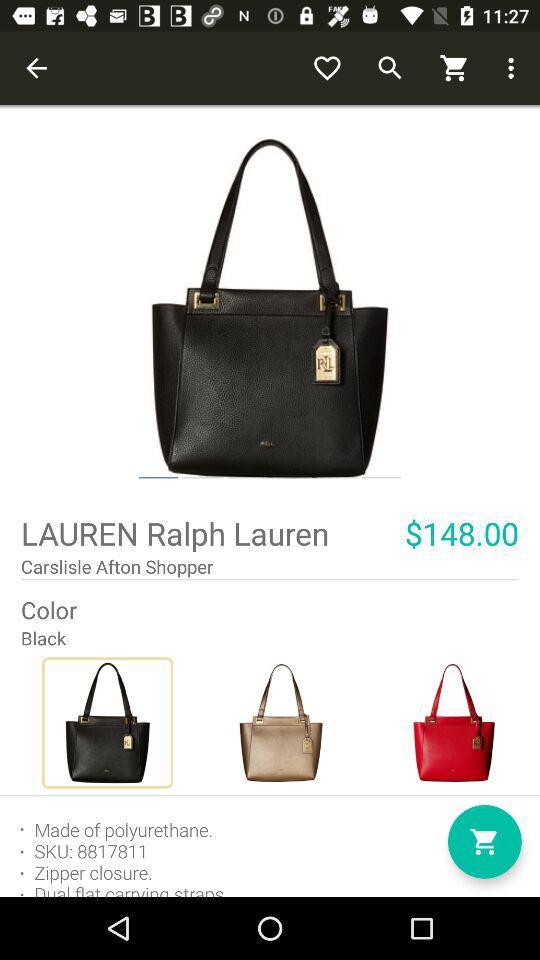 The height and width of the screenshot is (960, 540). I want to click on the shoping cart symbol which is on the right side bottom of the page, so click(483, 841).